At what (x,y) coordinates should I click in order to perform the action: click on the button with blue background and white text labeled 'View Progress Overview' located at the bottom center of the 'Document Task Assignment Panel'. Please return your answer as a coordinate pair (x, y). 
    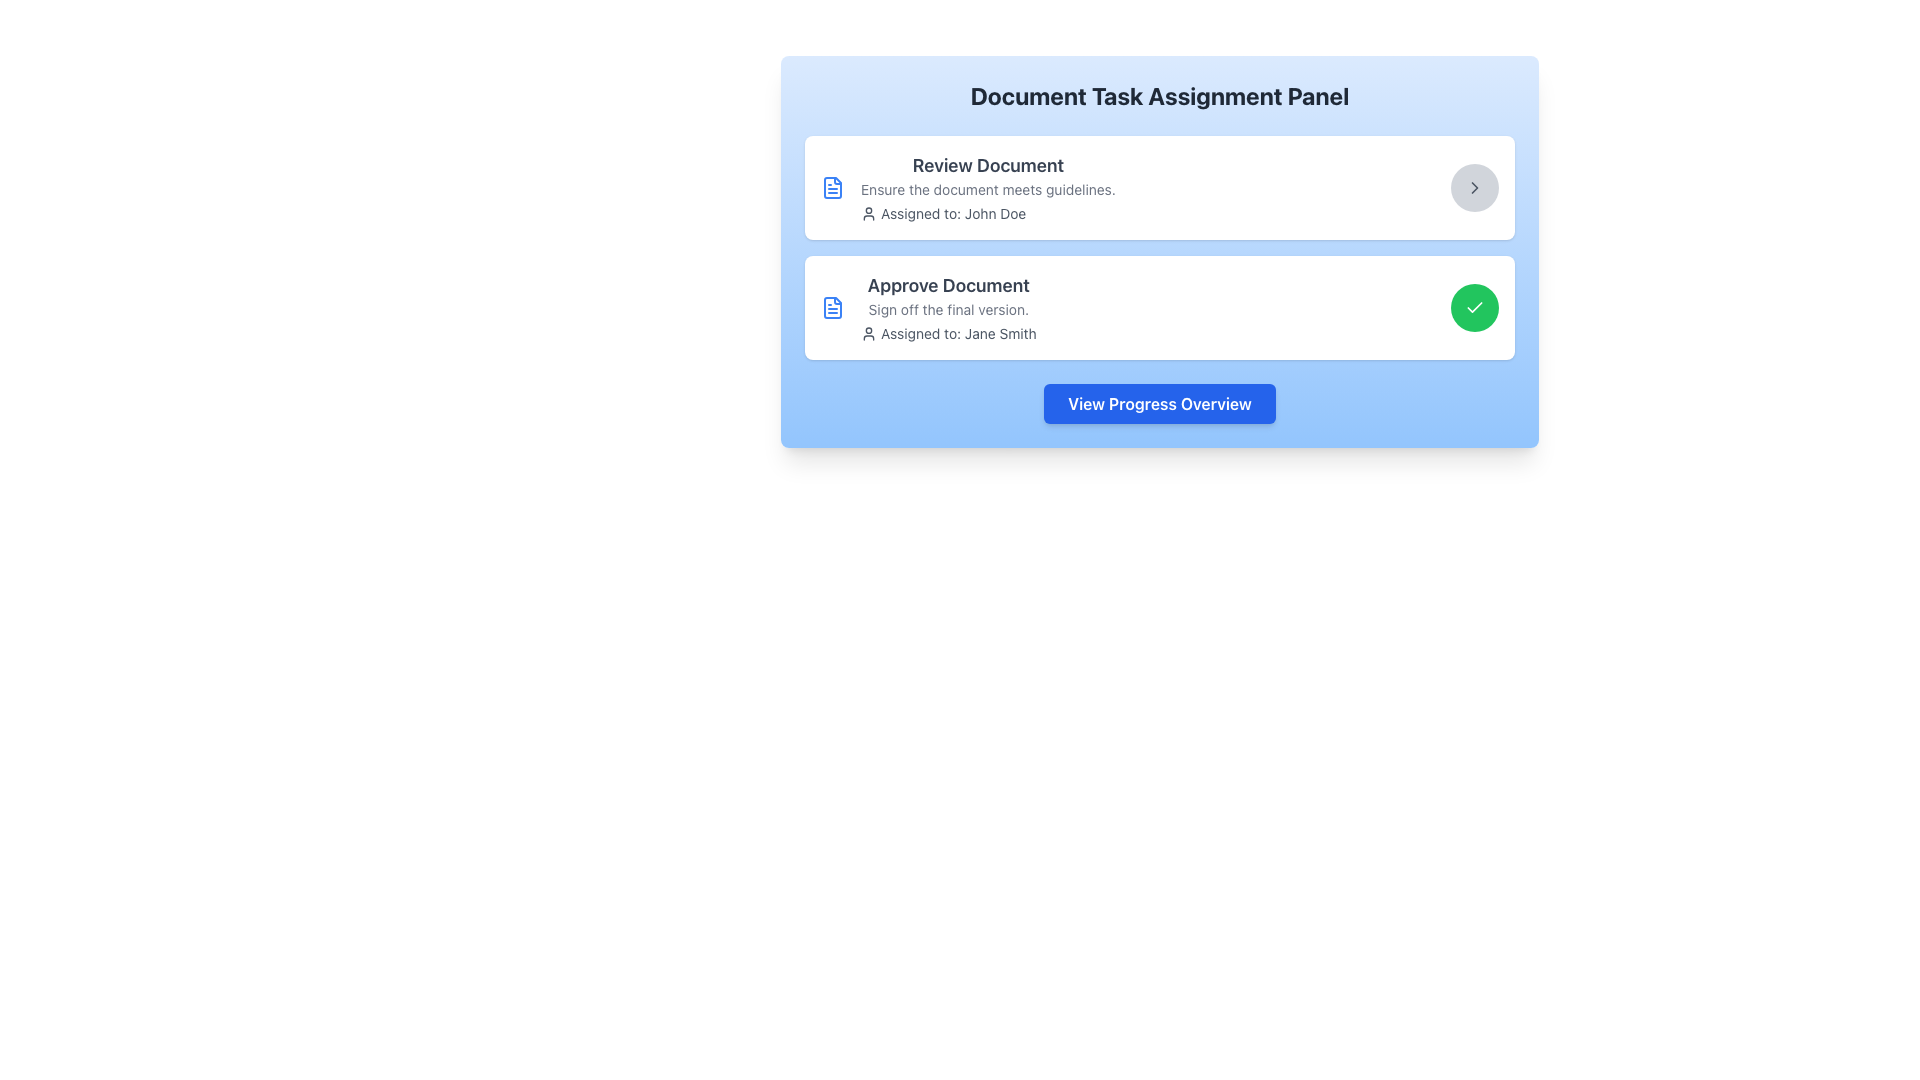
    Looking at the image, I should click on (1160, 404).